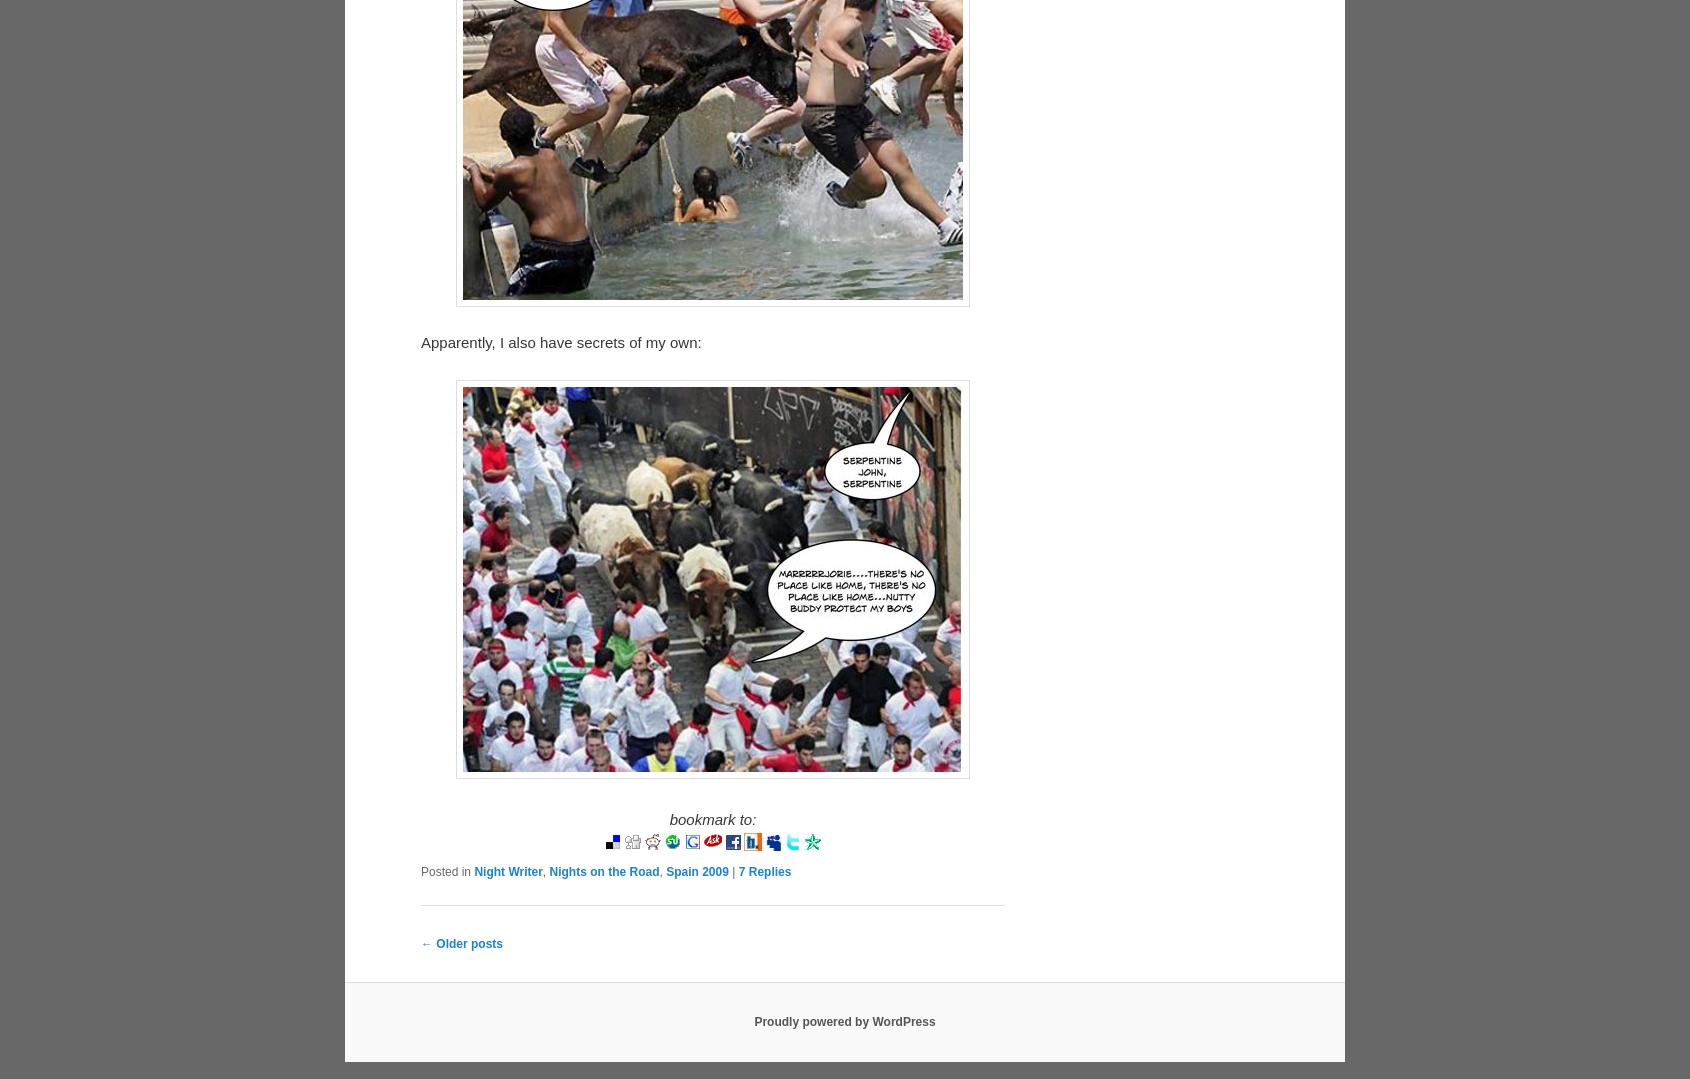 Image resolution: width=1690 pixels, height=1079 pixels. What do you see at coordinates (767, 917) in the screenshot?
I see `'Replies'` at bounding box center [767, 917].